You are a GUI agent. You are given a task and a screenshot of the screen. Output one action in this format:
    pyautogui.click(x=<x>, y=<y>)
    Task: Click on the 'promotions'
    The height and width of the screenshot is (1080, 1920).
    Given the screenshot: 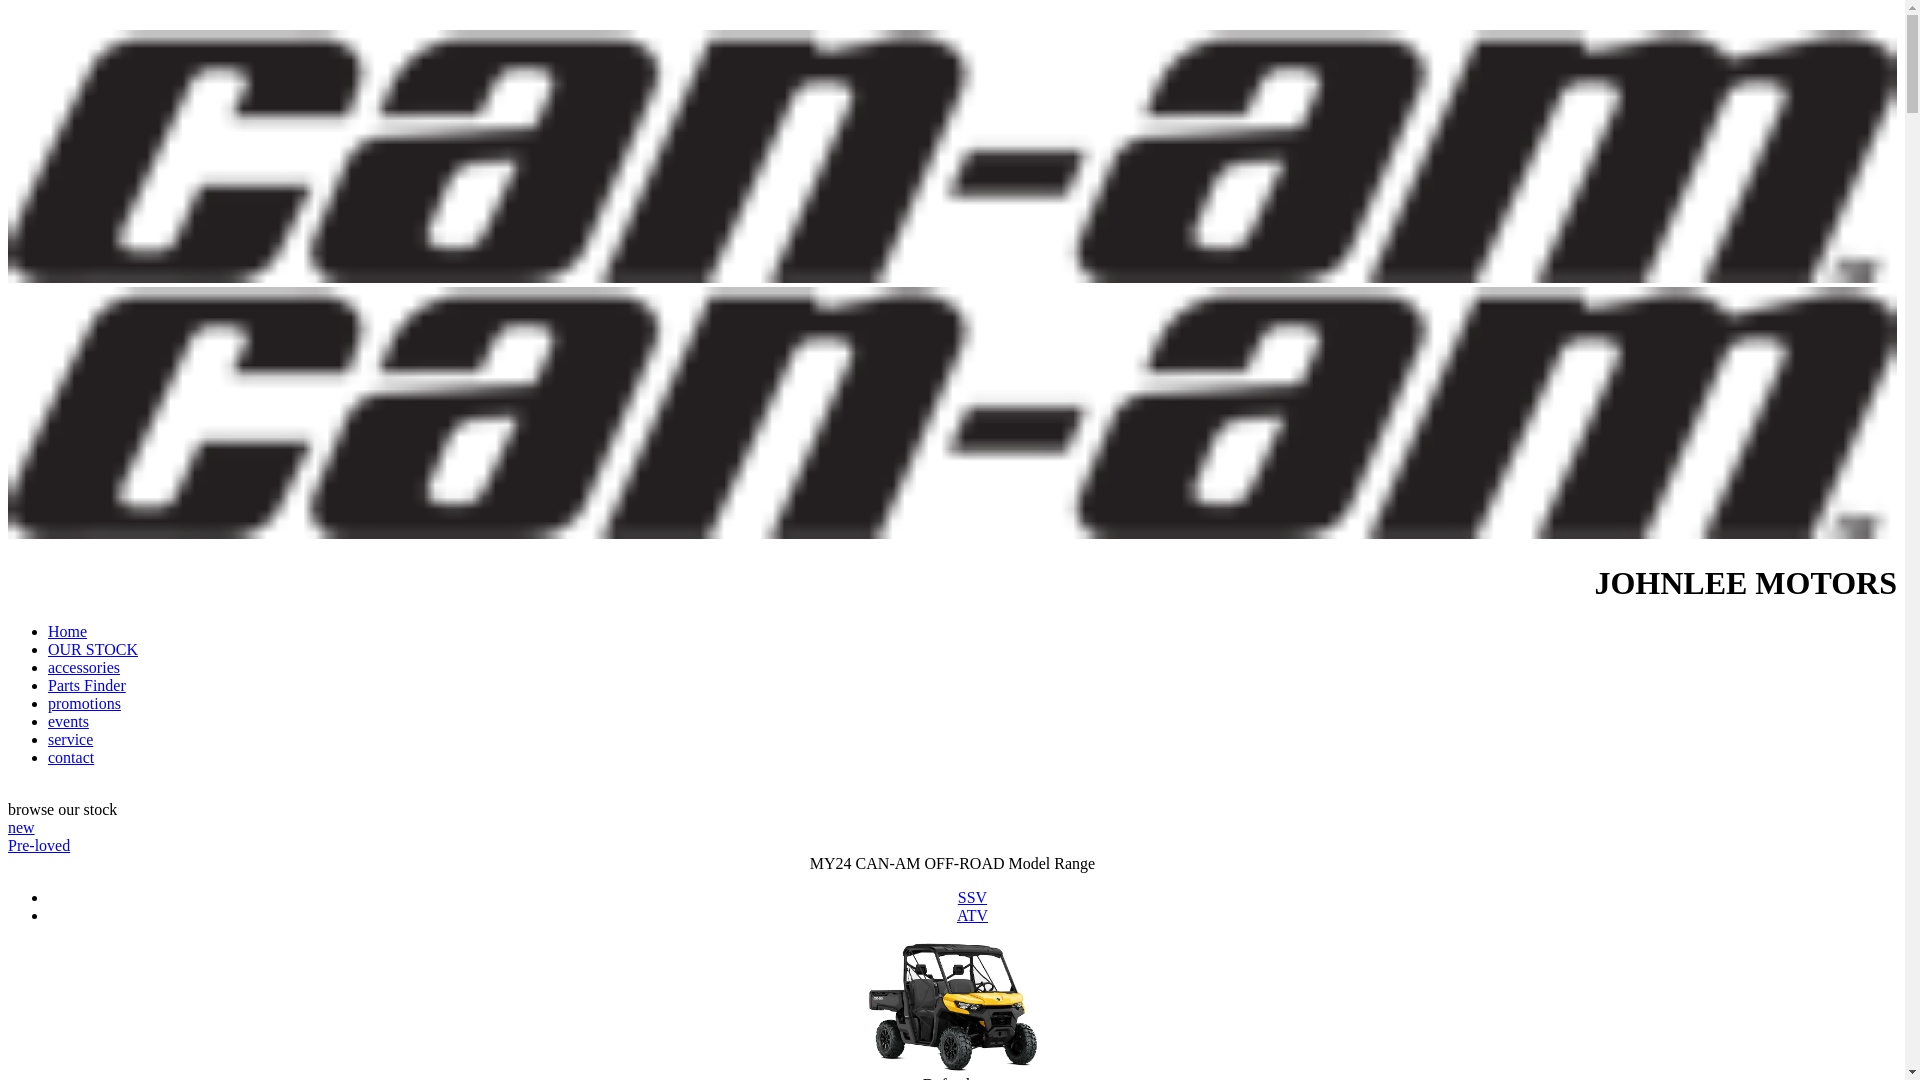 What is the action you would take?
    pyautogui.click(x=48, y=702)
    